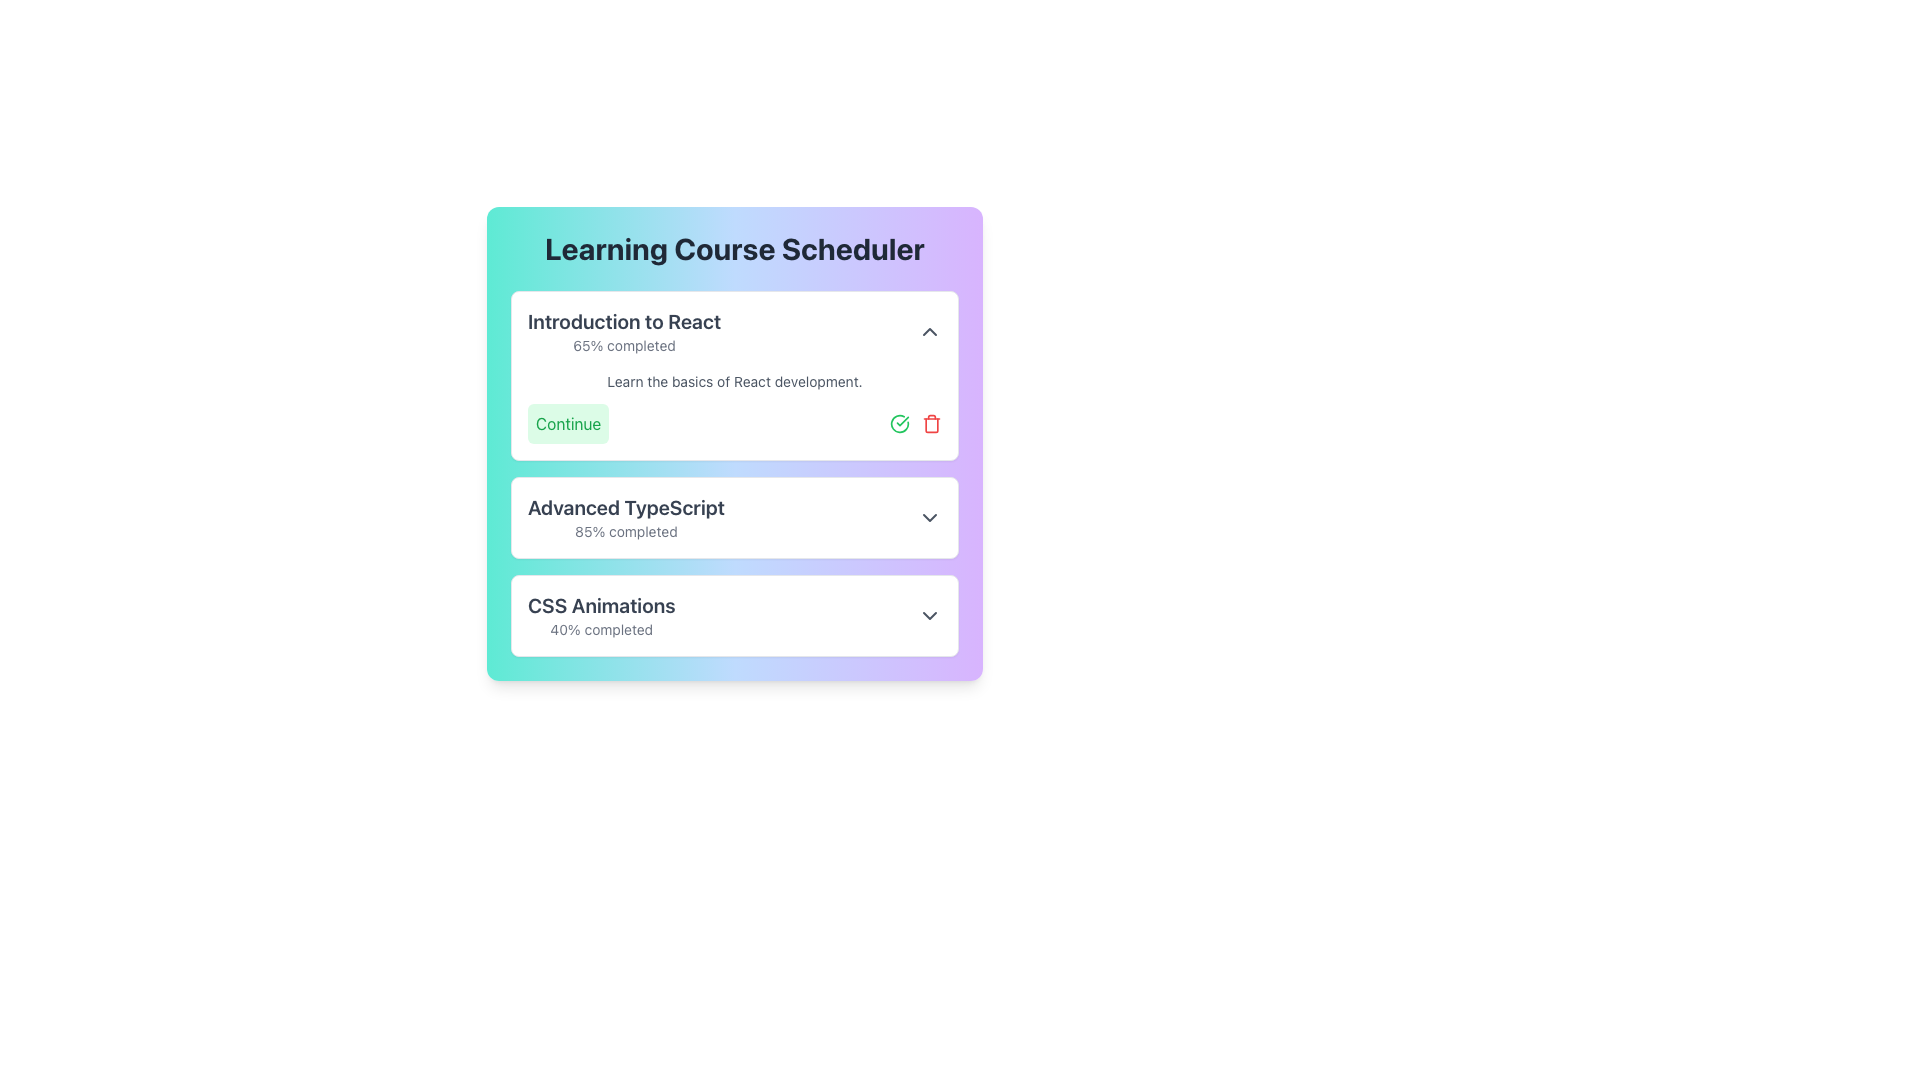  I want to click on the green circular icon with a checkmark inside, located in the 'Introduction to React' section, under the 'Learning Course Scheduler' heading, so click(899, 423).